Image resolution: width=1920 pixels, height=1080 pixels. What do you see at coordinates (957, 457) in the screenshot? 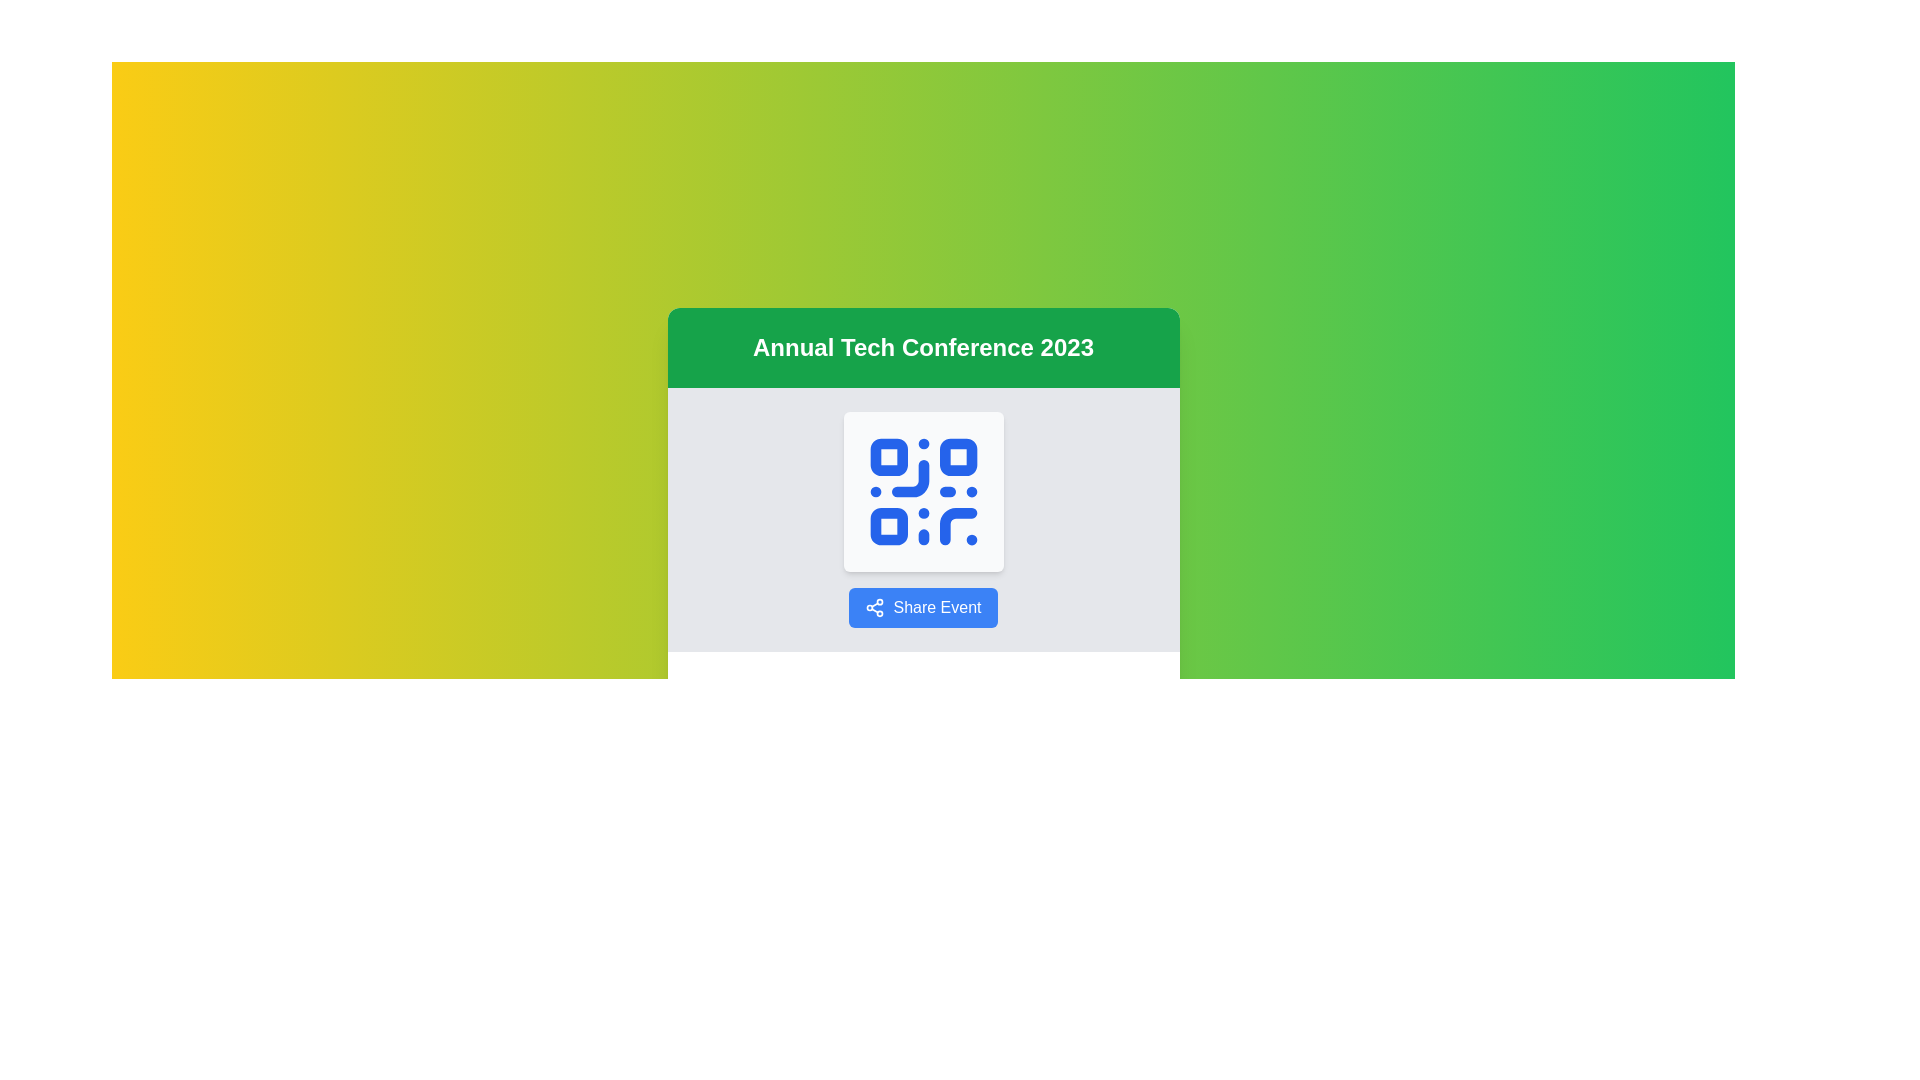
I see `the top-right square of the QR code segment, which is a rounded square filled with a white background and highlighted in blue` at bounding box center [957, 457].